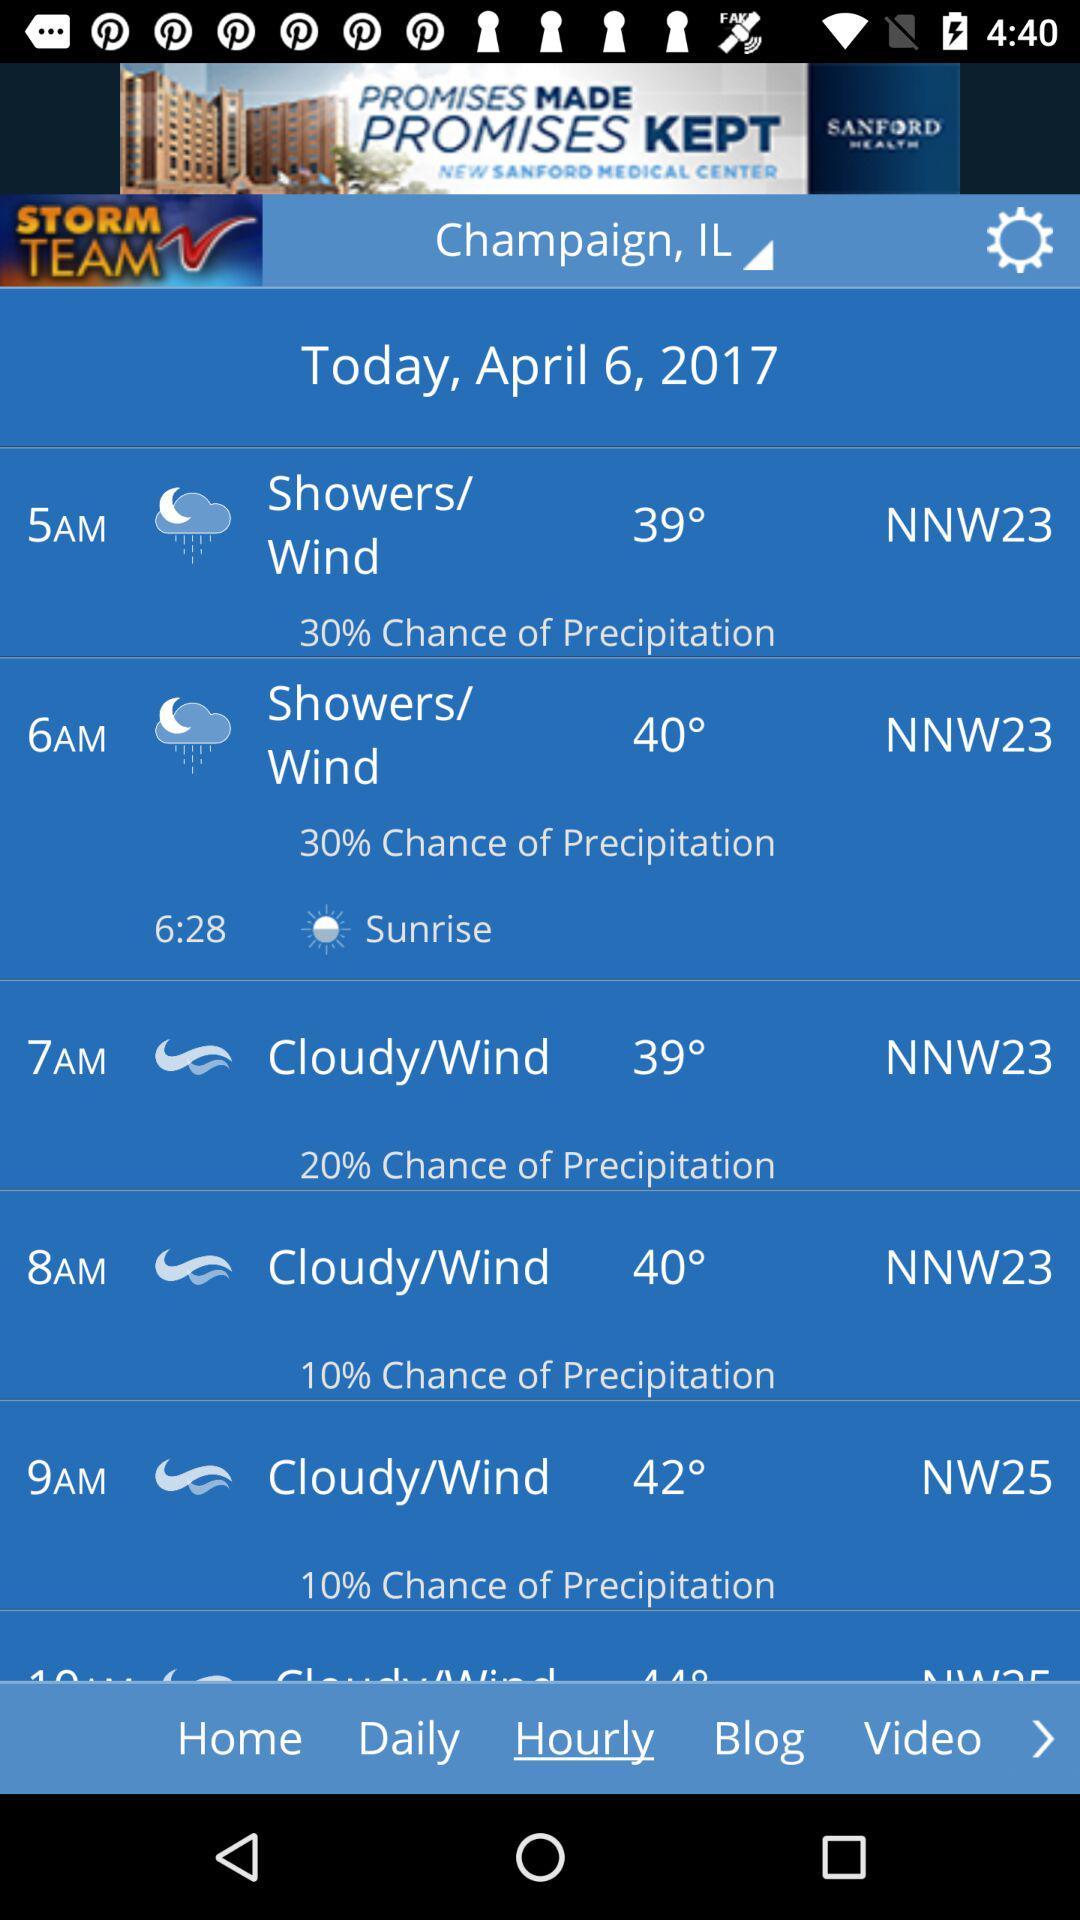  Describe the element at coordinates (131, 240) in the screenshot. I see `storm team button` at that location.